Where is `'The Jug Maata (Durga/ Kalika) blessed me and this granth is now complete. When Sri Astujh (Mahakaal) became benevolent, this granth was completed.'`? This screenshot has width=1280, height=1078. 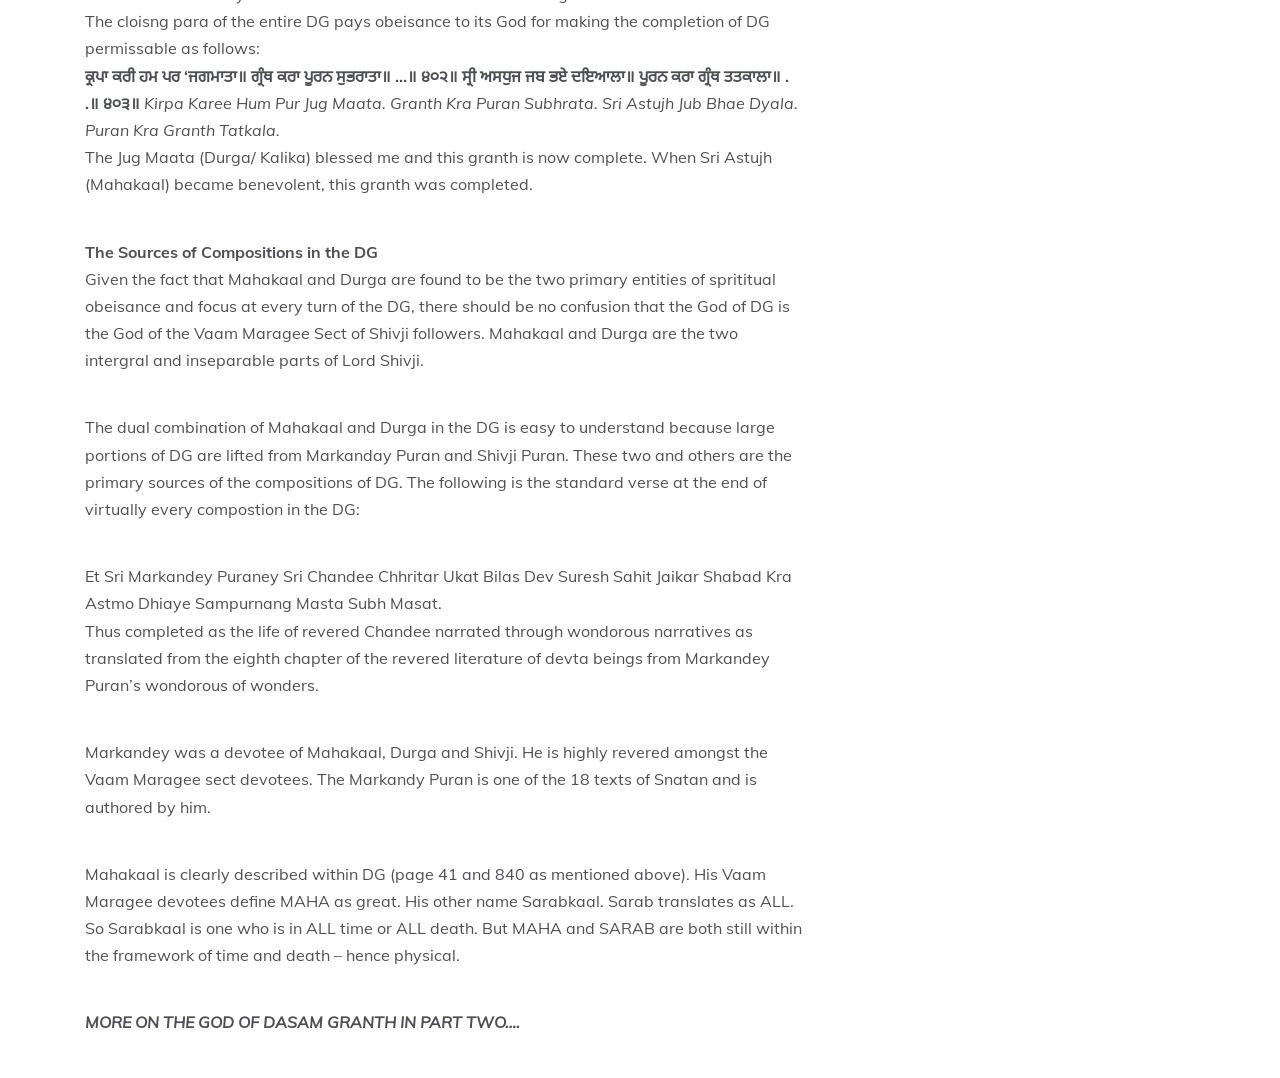 'The Jug Maata (Durga/ Kalika) blessed me and this granth is now complete. When Sri Astujh (Mahakaal) became benevolent, this granth was completed.' is located at coordinates (427, 169).